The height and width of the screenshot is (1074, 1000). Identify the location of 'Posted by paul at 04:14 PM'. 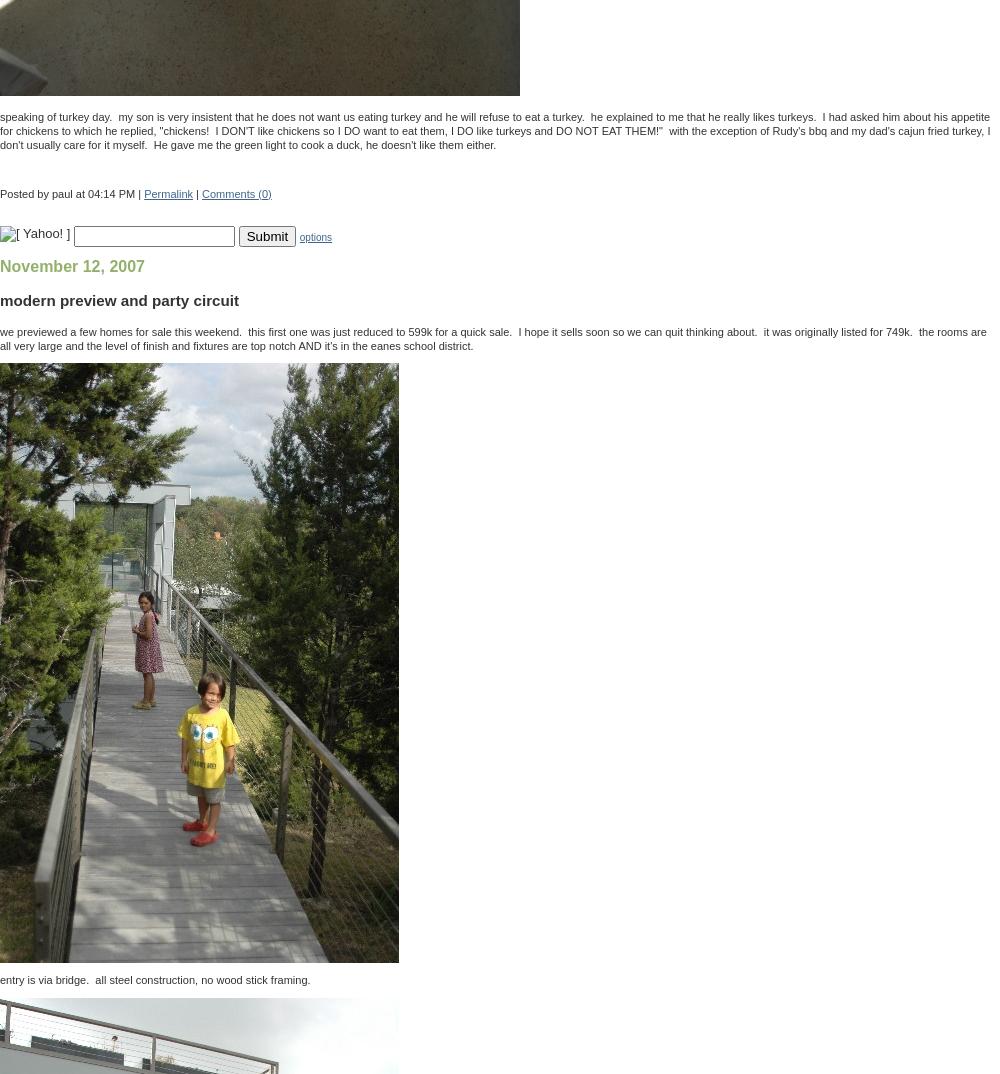
(0, 192).